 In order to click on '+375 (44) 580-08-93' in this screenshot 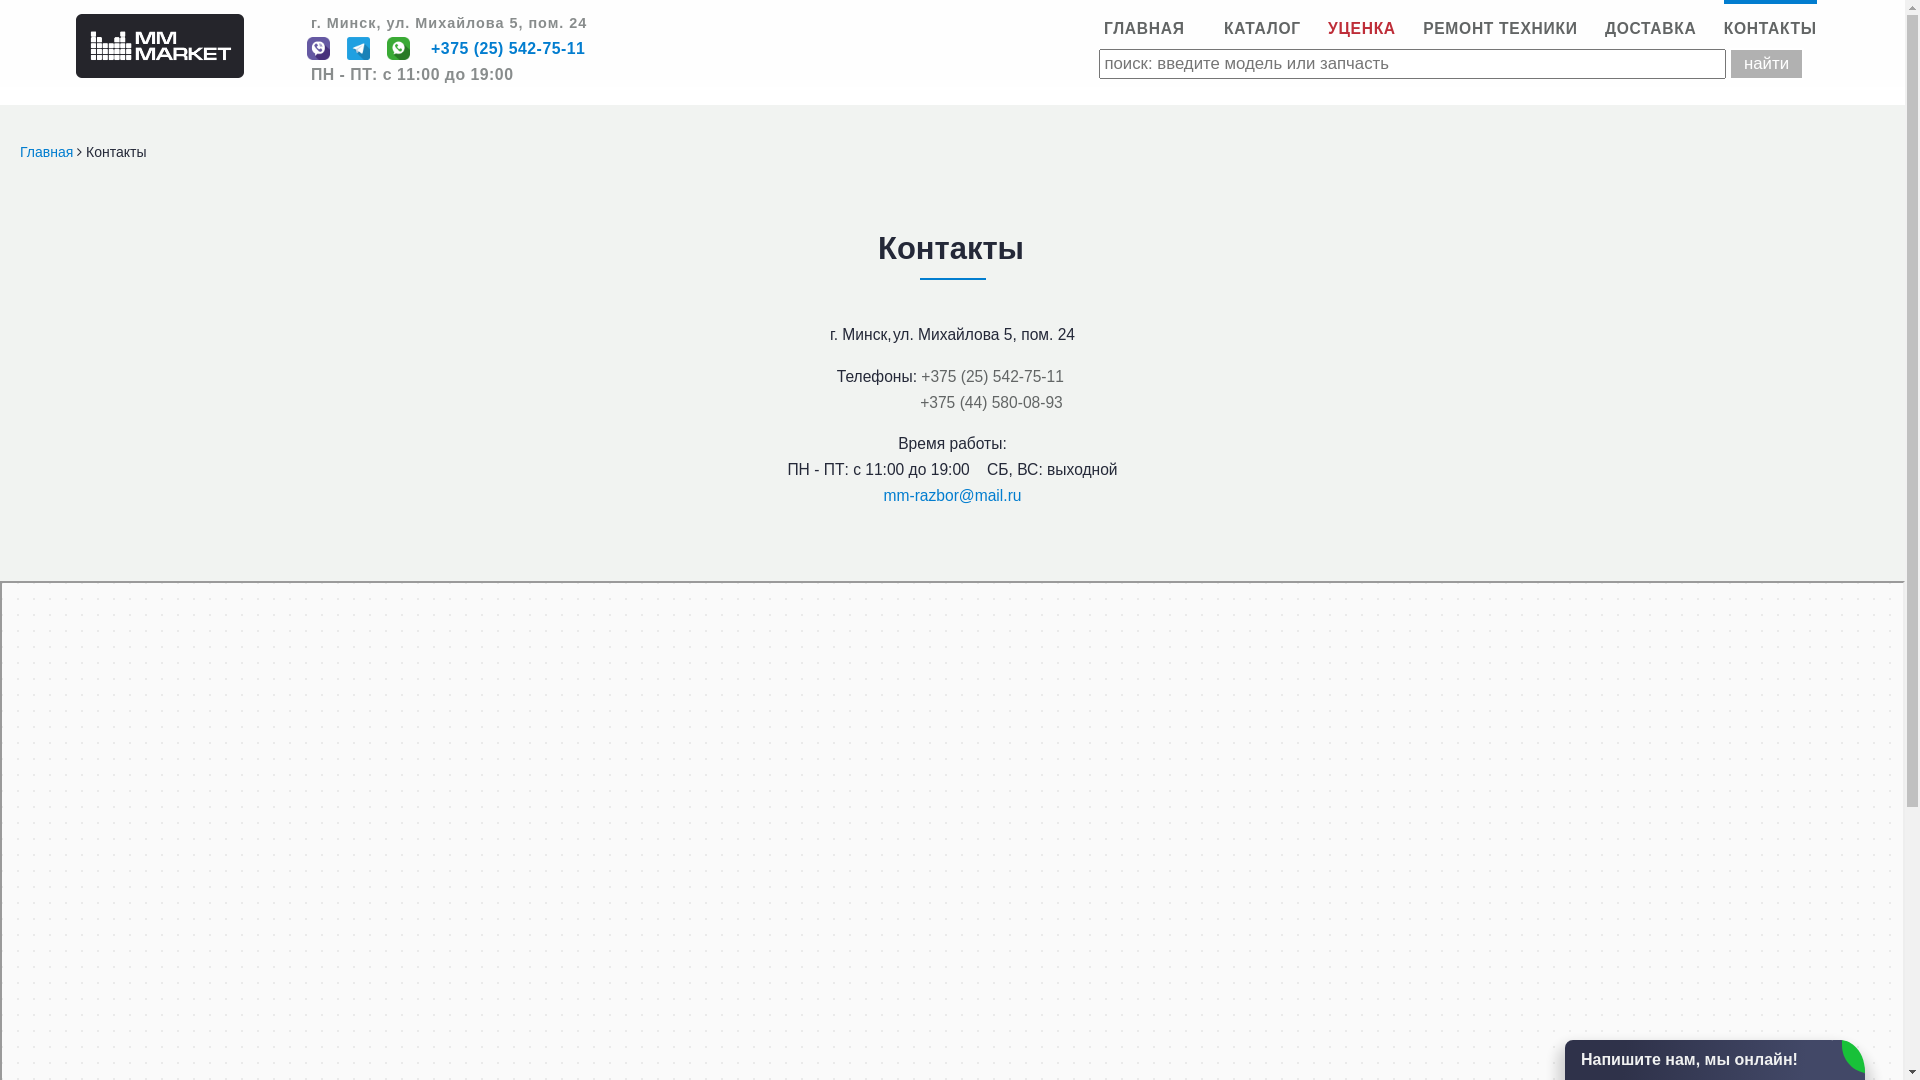, I will do `click(991, 402)`.